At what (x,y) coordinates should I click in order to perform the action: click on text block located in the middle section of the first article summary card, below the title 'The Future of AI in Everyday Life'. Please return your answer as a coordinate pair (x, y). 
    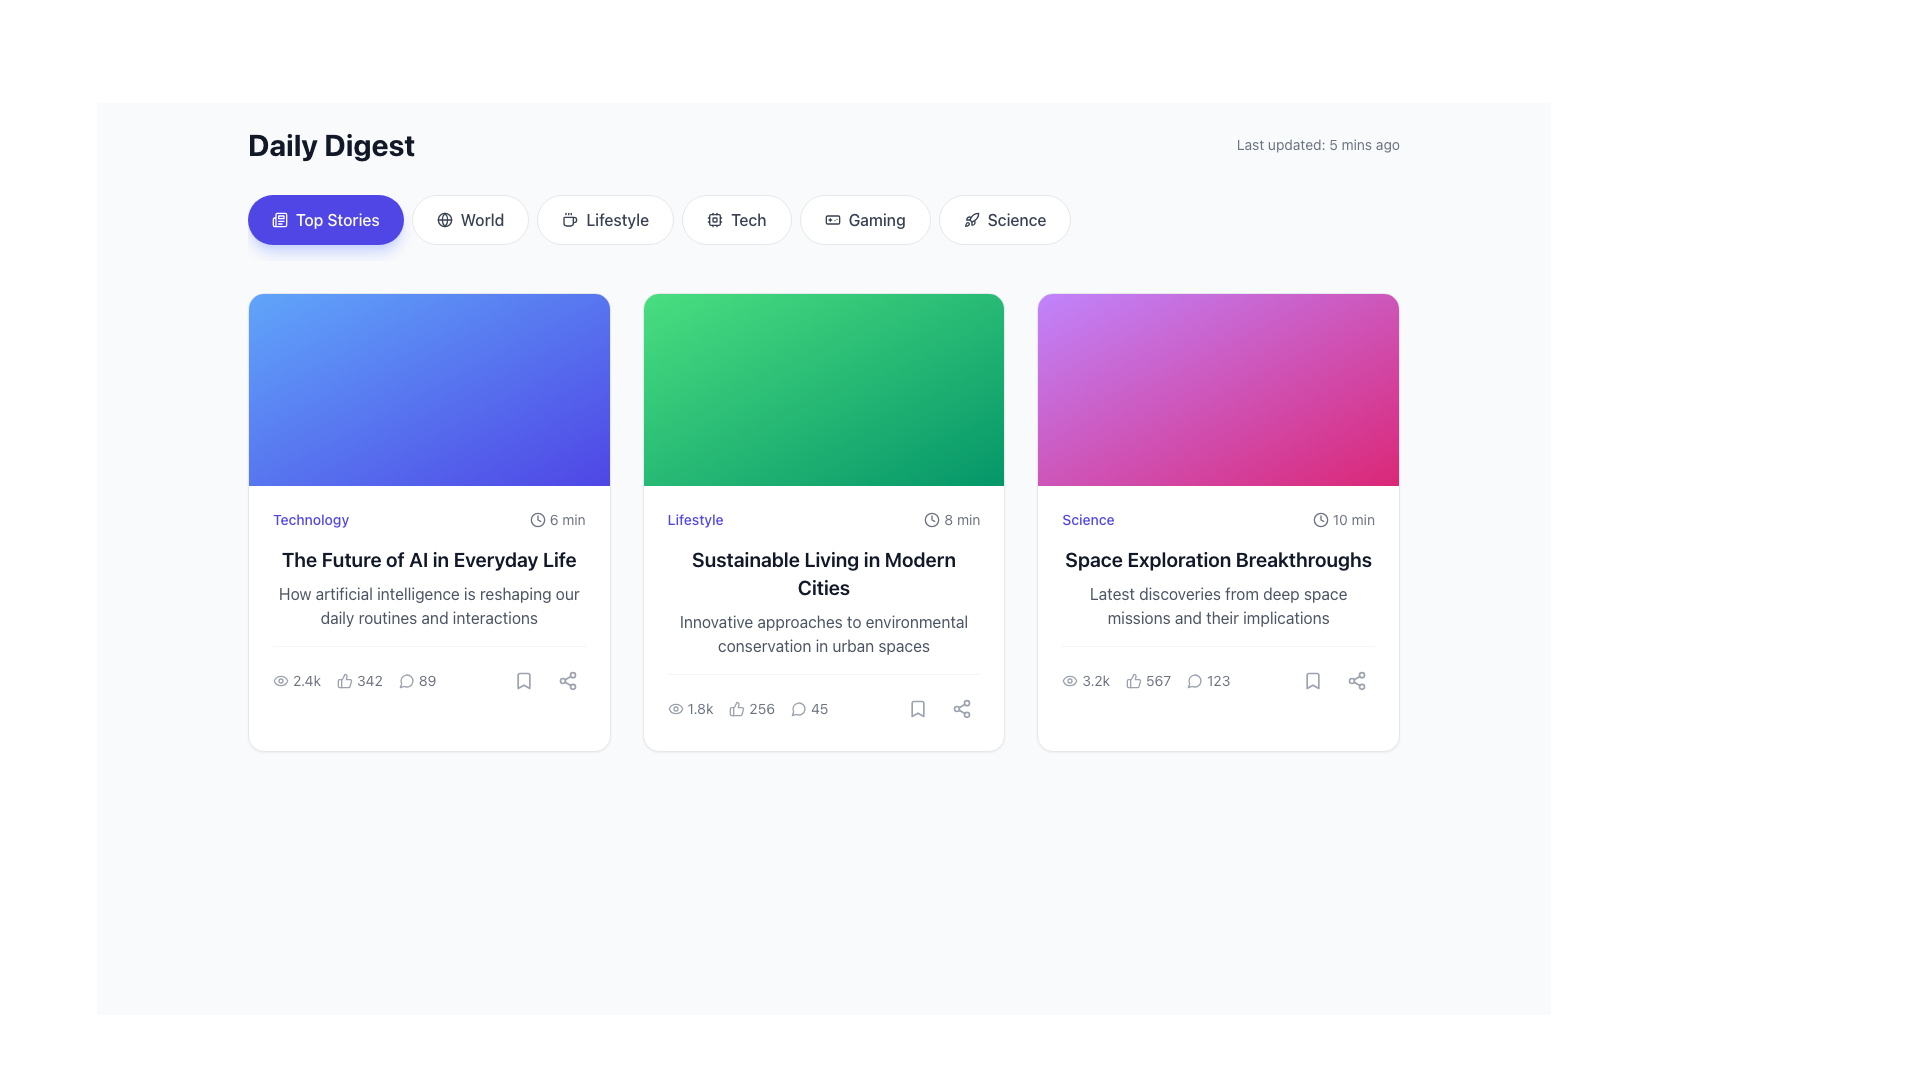
    Looking at the image, I should click on (428, 604).